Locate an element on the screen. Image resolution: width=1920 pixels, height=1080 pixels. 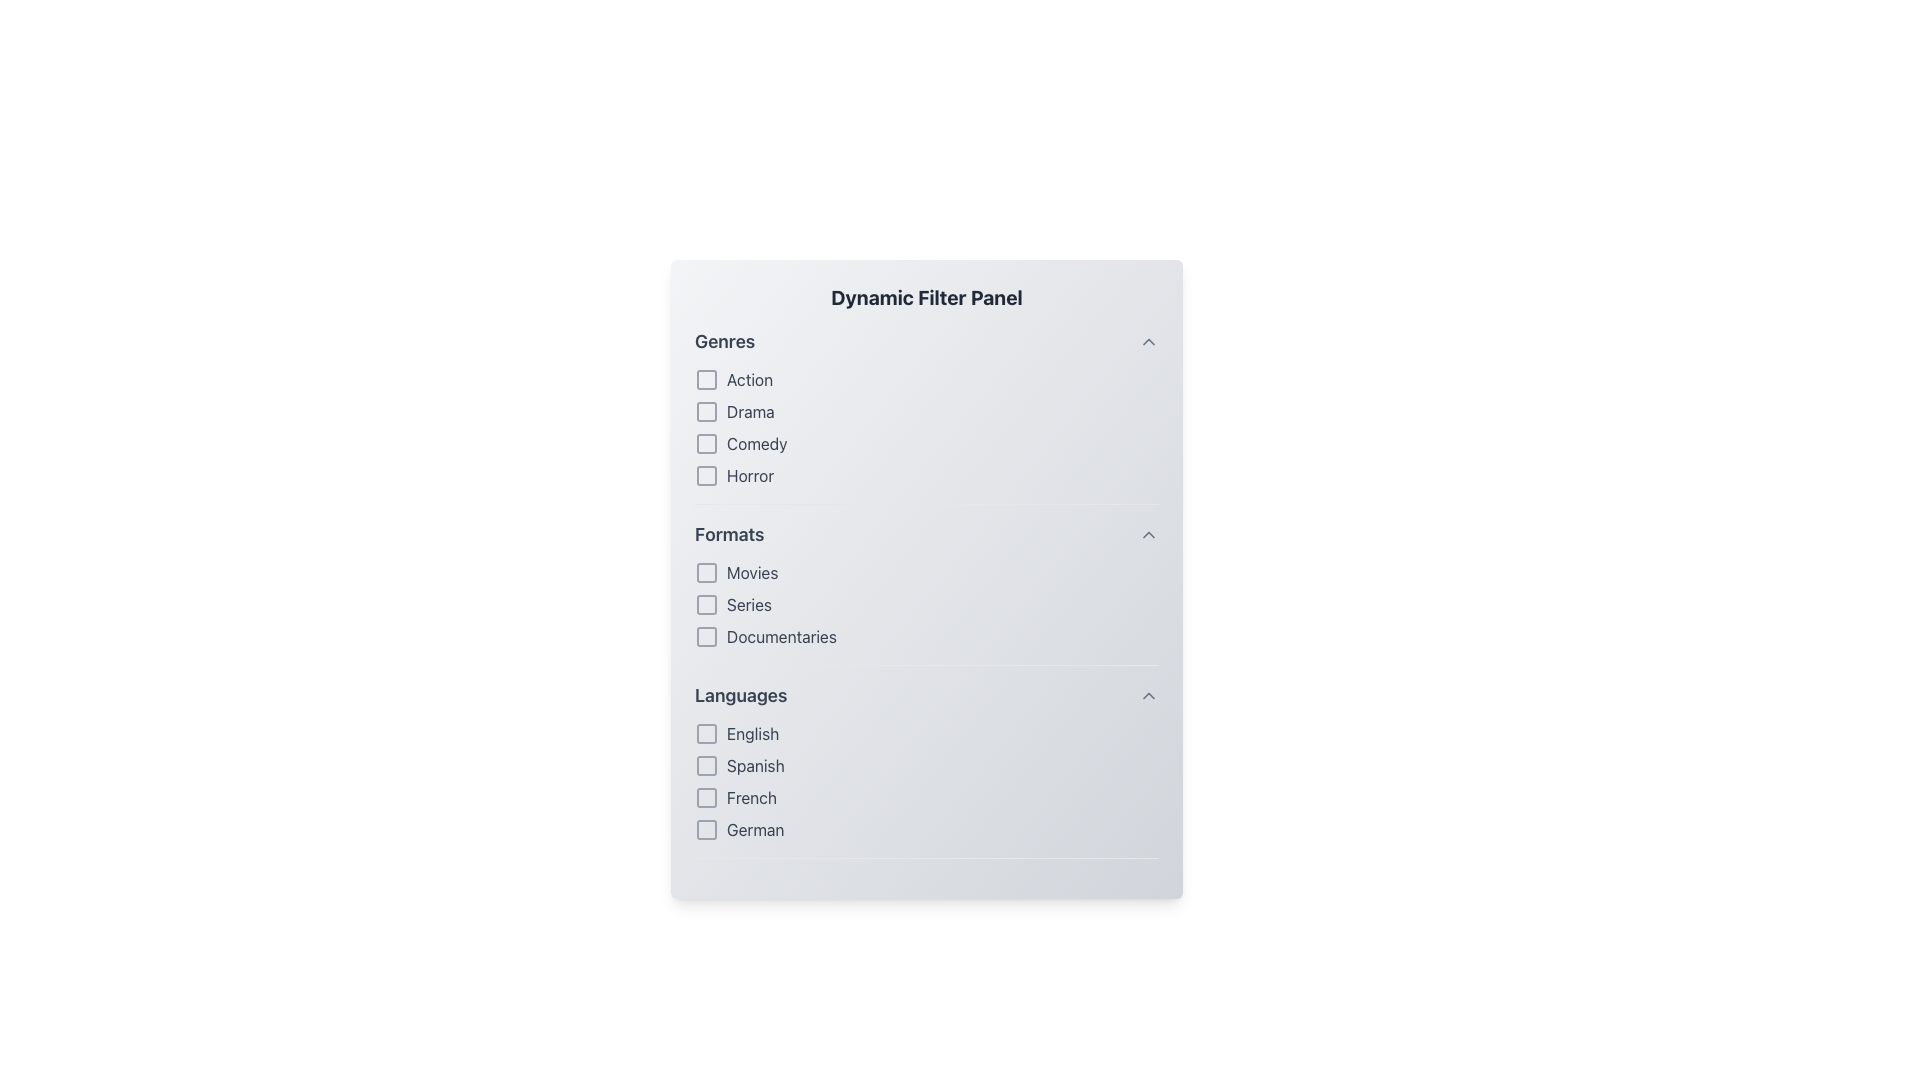
the checkbox for 'Documentaries' in the 'Formats' section of the 'Dynamic Filter Panel' is located at coordinates (706, 636).